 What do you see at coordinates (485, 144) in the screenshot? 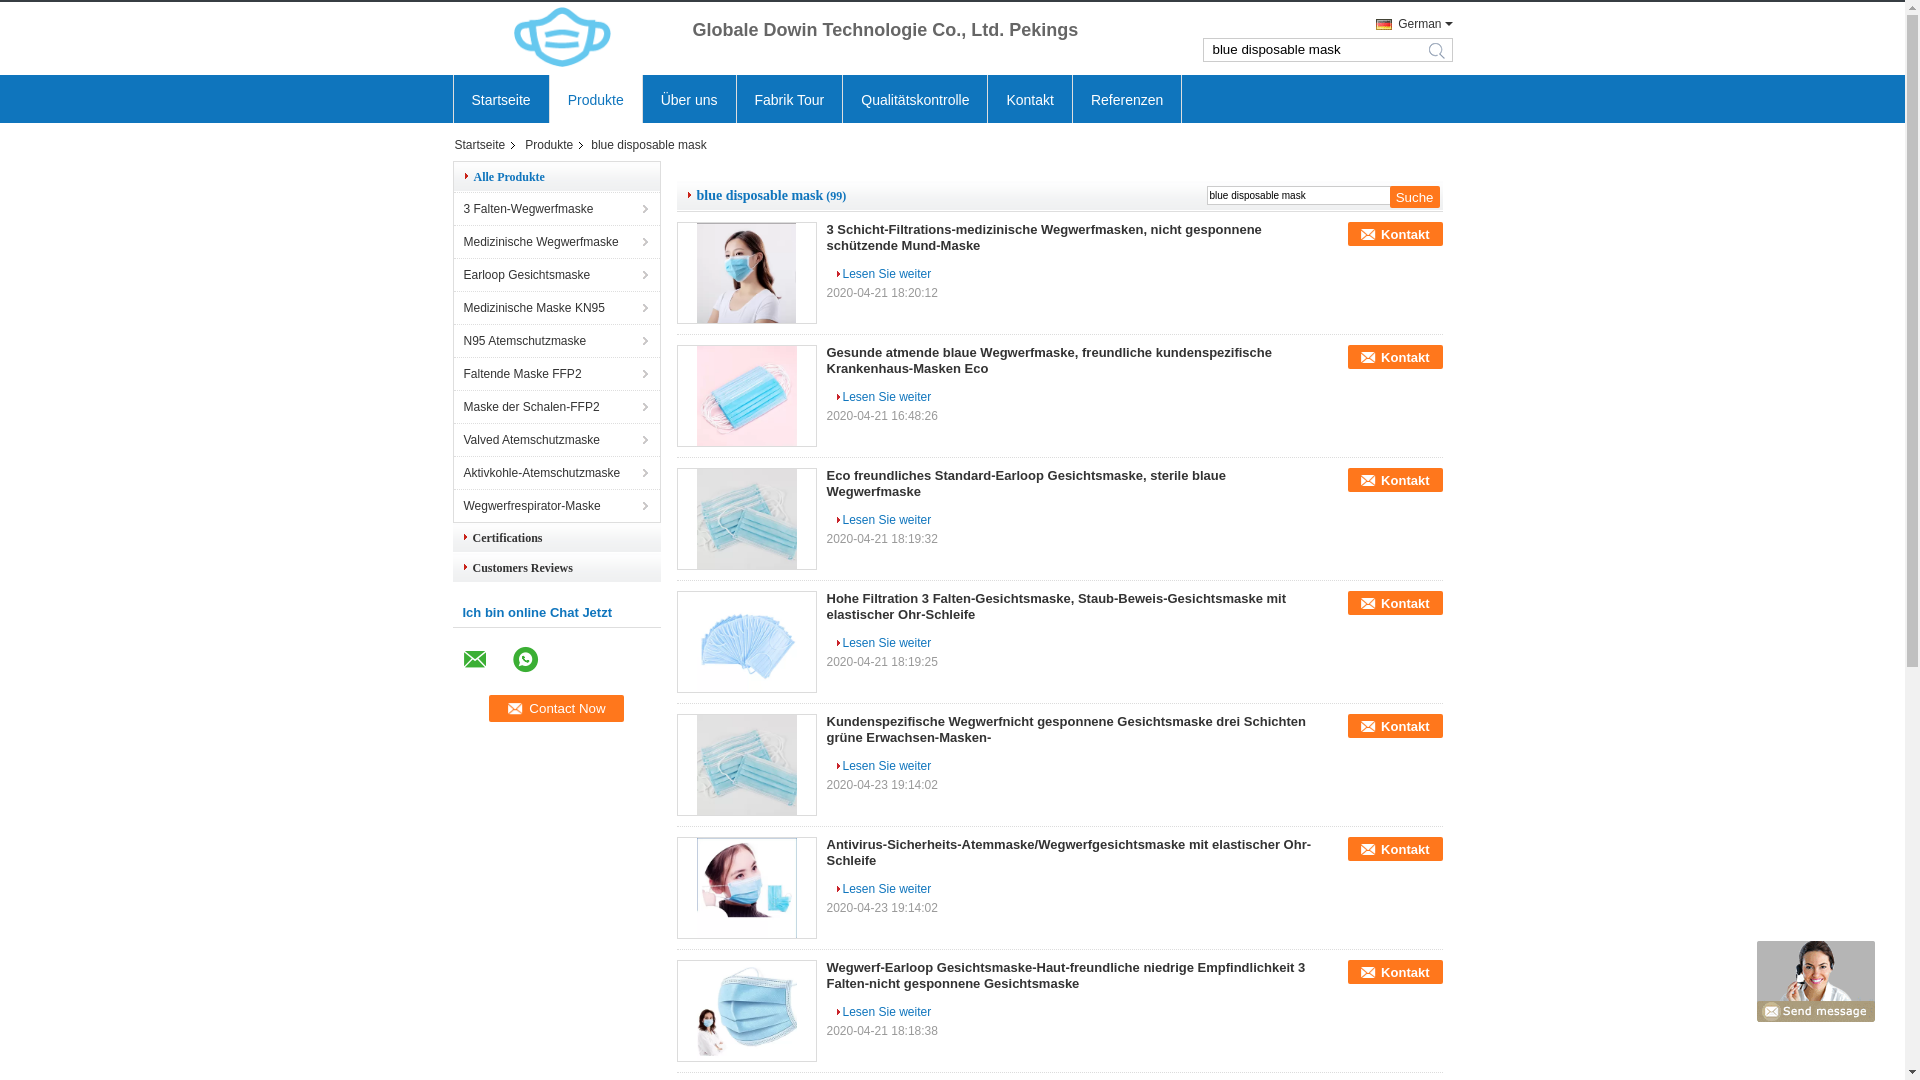
I see `'Startseite'` at bounding box center [485, 144].